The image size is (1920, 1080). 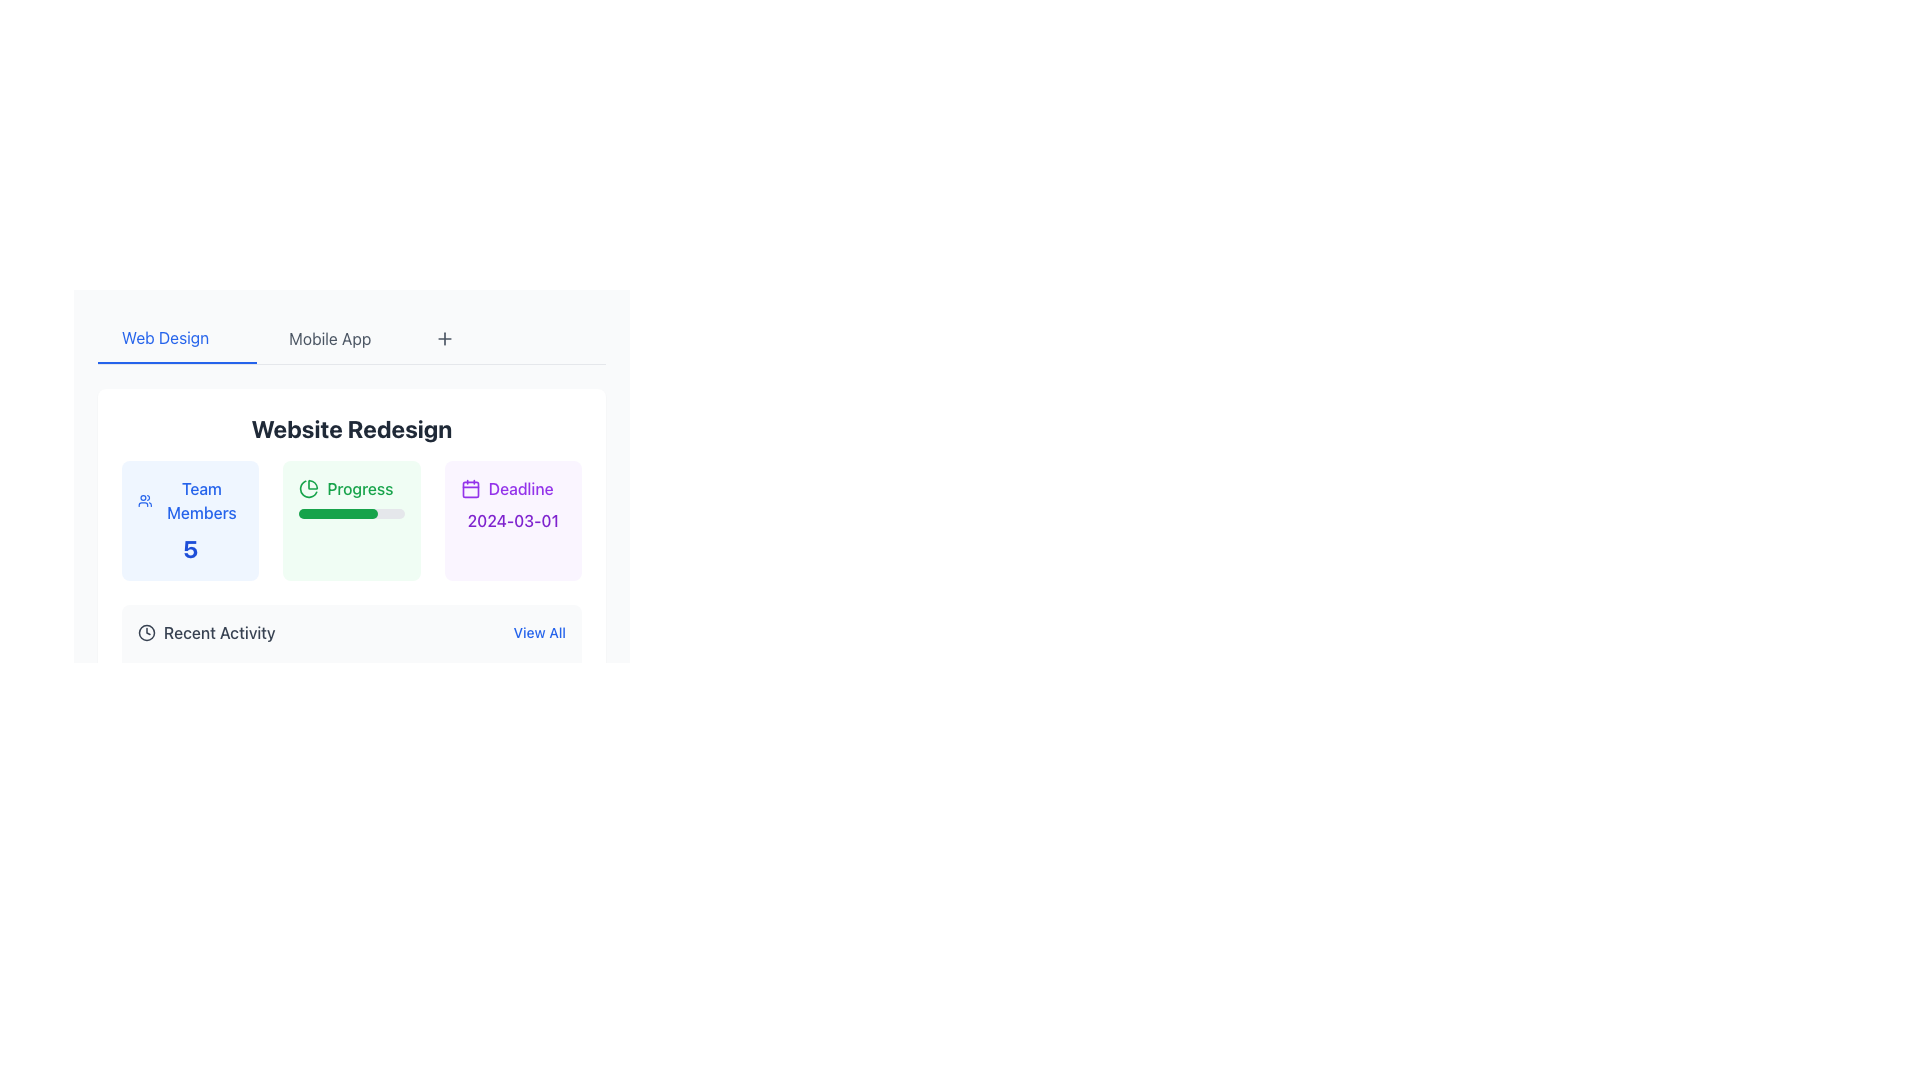 What do you see at coordinates (351, 338) in the screenshot?
I see `the 'Mobile App' navigation tab located in the top navigation bar, which is positioned between the 'Web Design' tab and the '+' button` at bounding box center [351, 338].